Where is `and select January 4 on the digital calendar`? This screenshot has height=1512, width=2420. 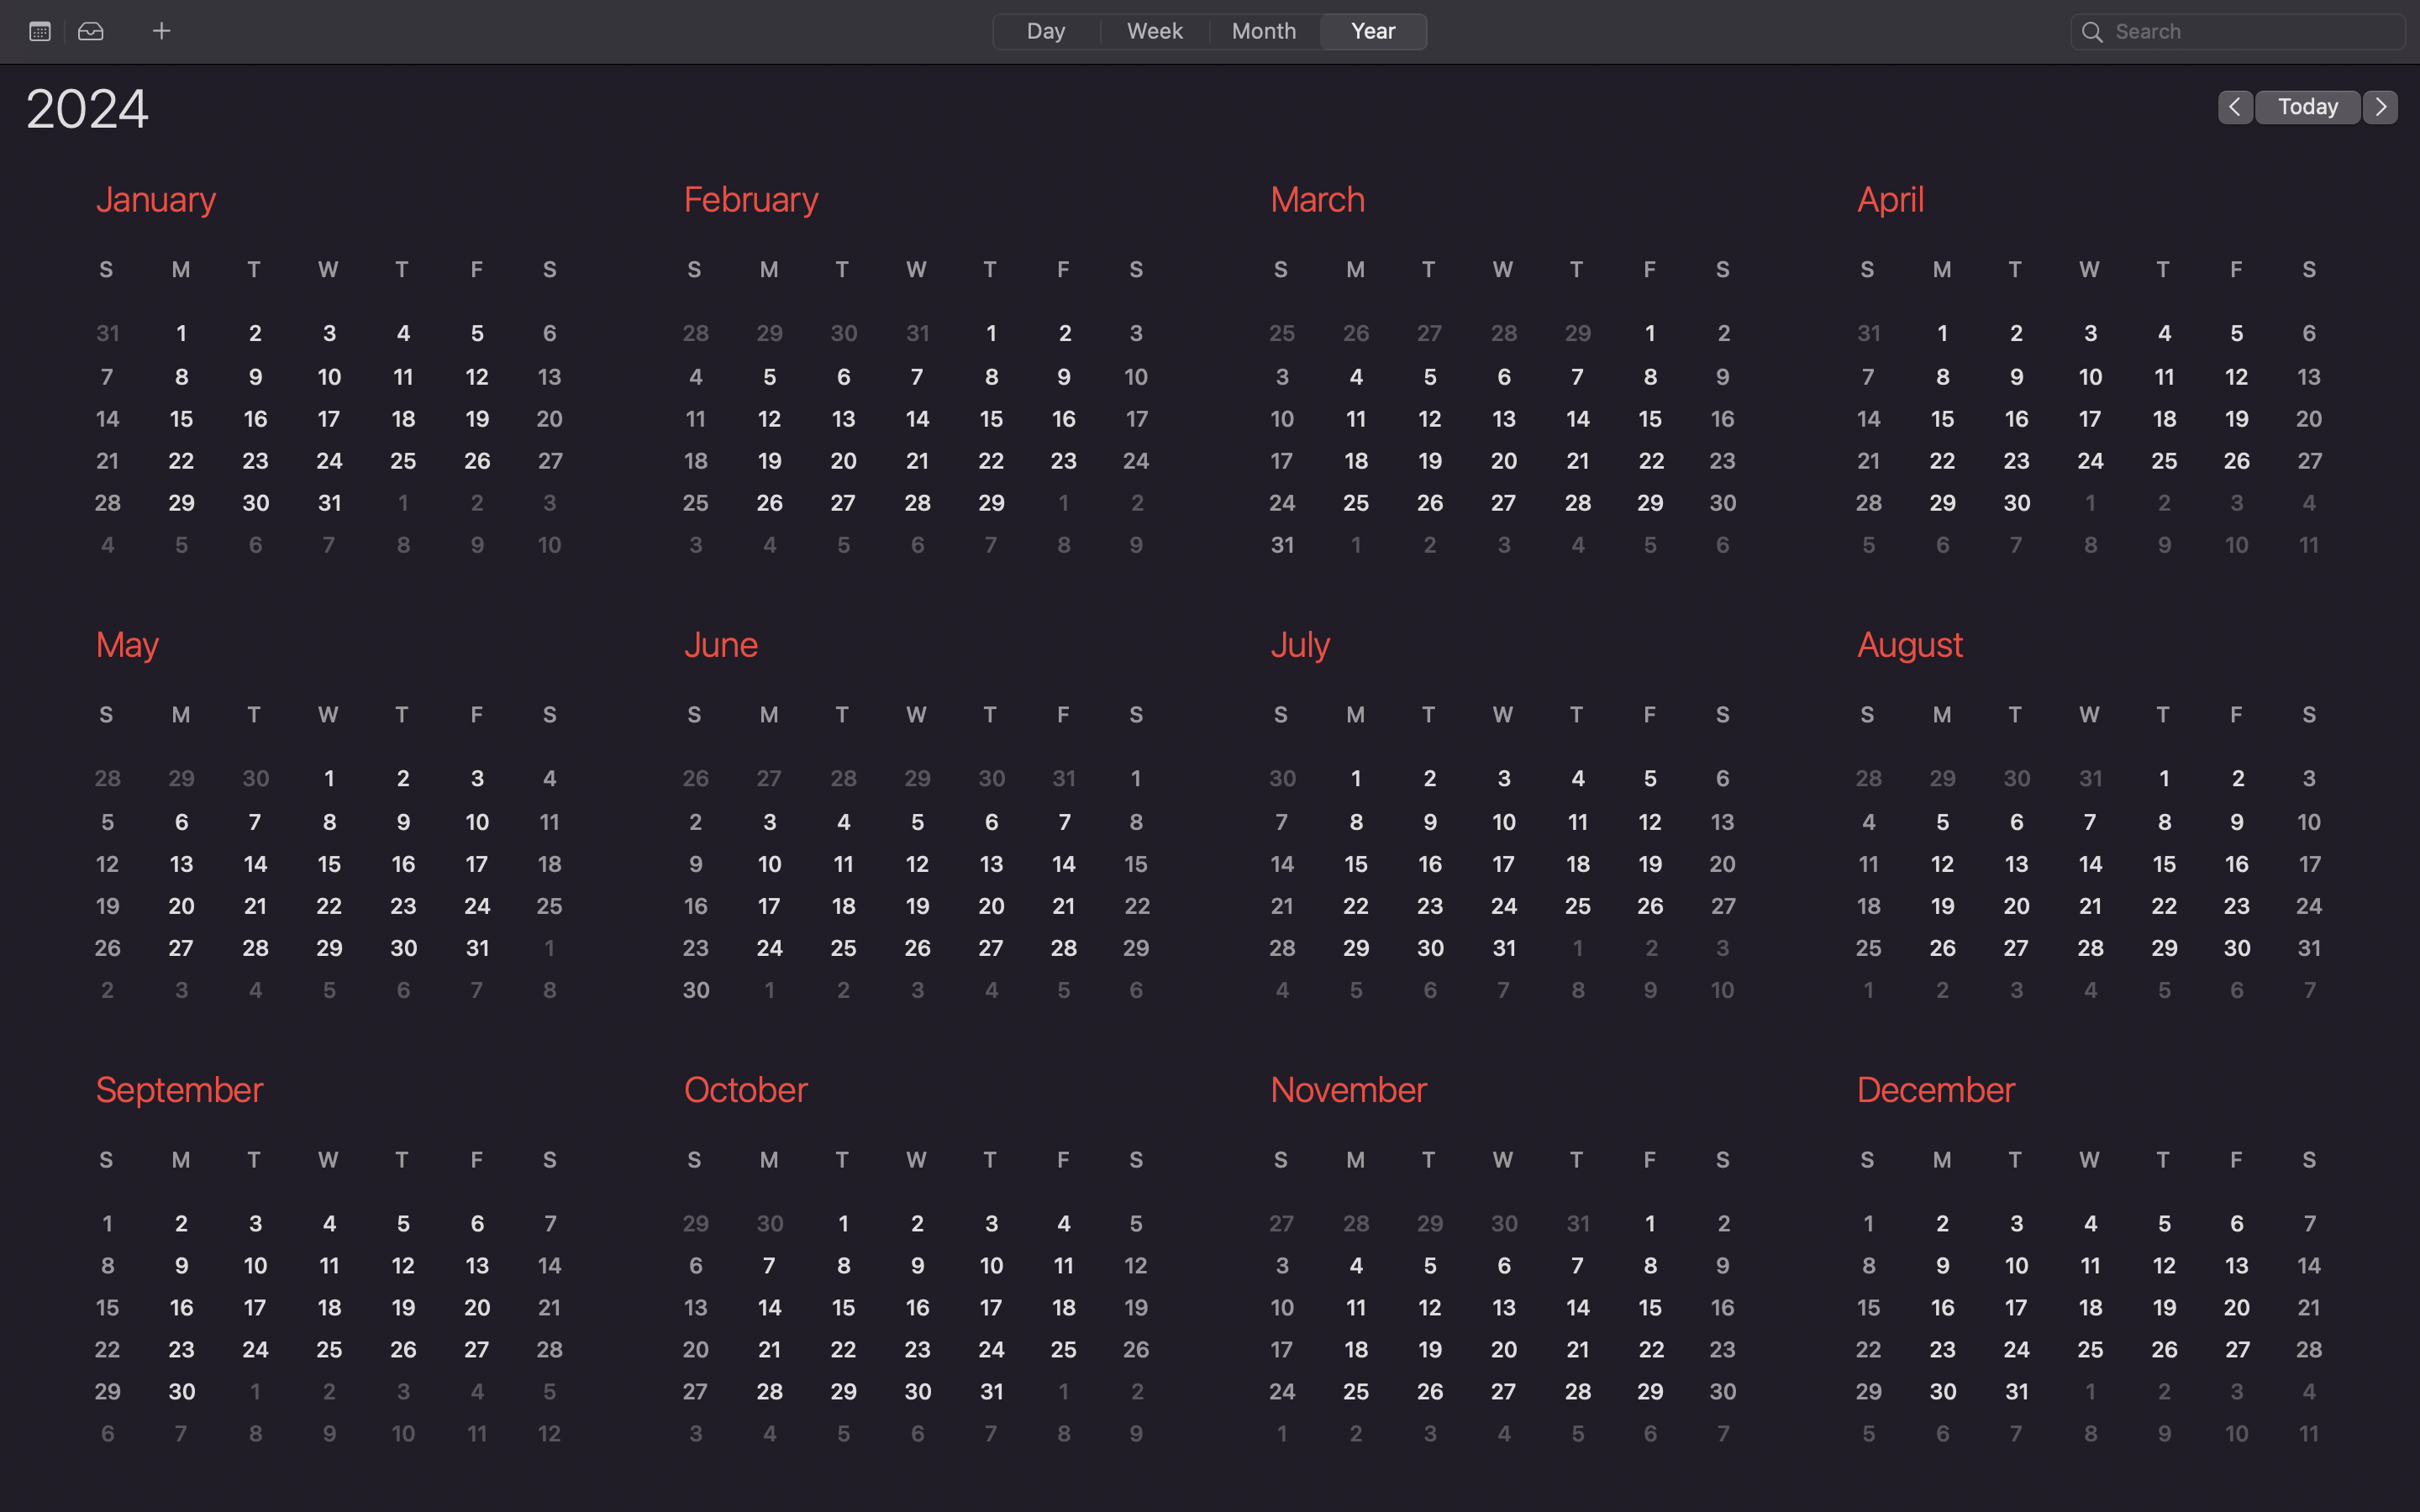 and select January 4 on the digital calendar is located at coordinates (402, 333).